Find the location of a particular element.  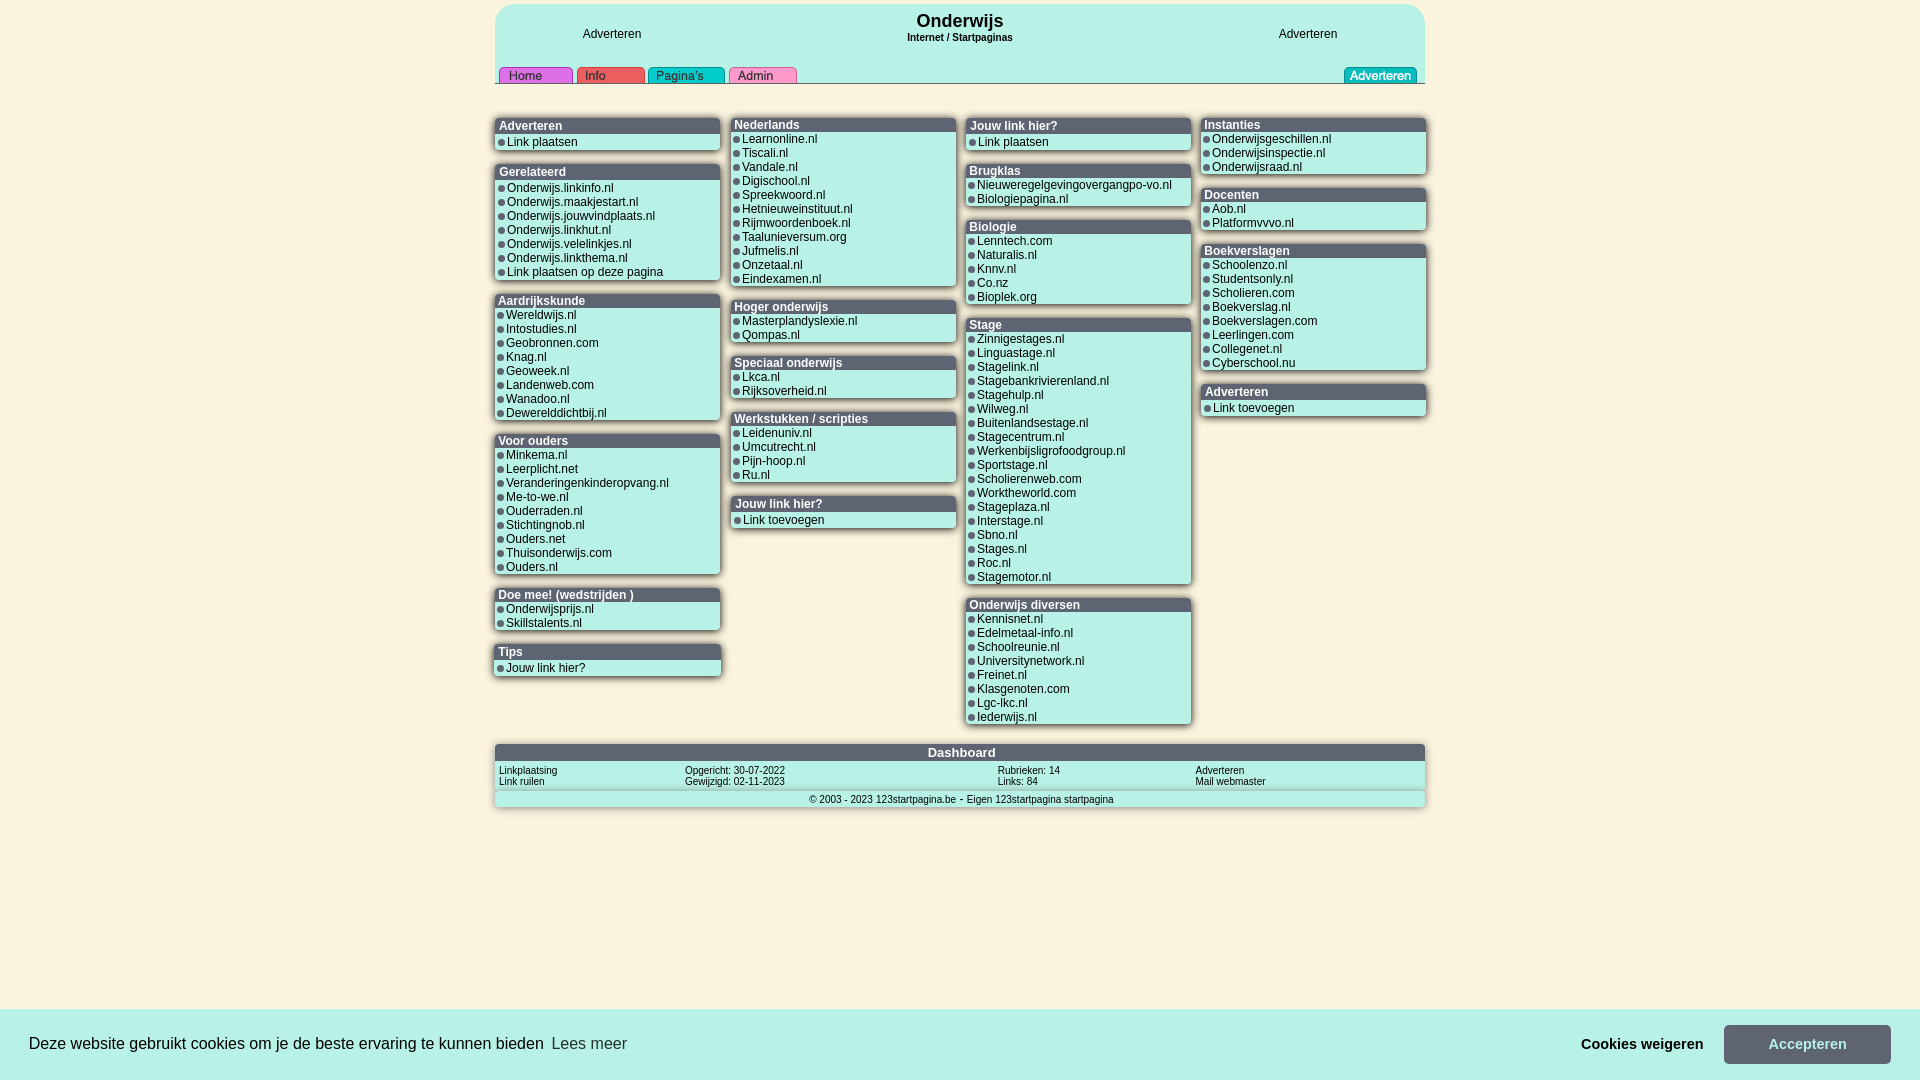

'Onderwijsgeschillen.nl' is located at coordinates (1210, 137).